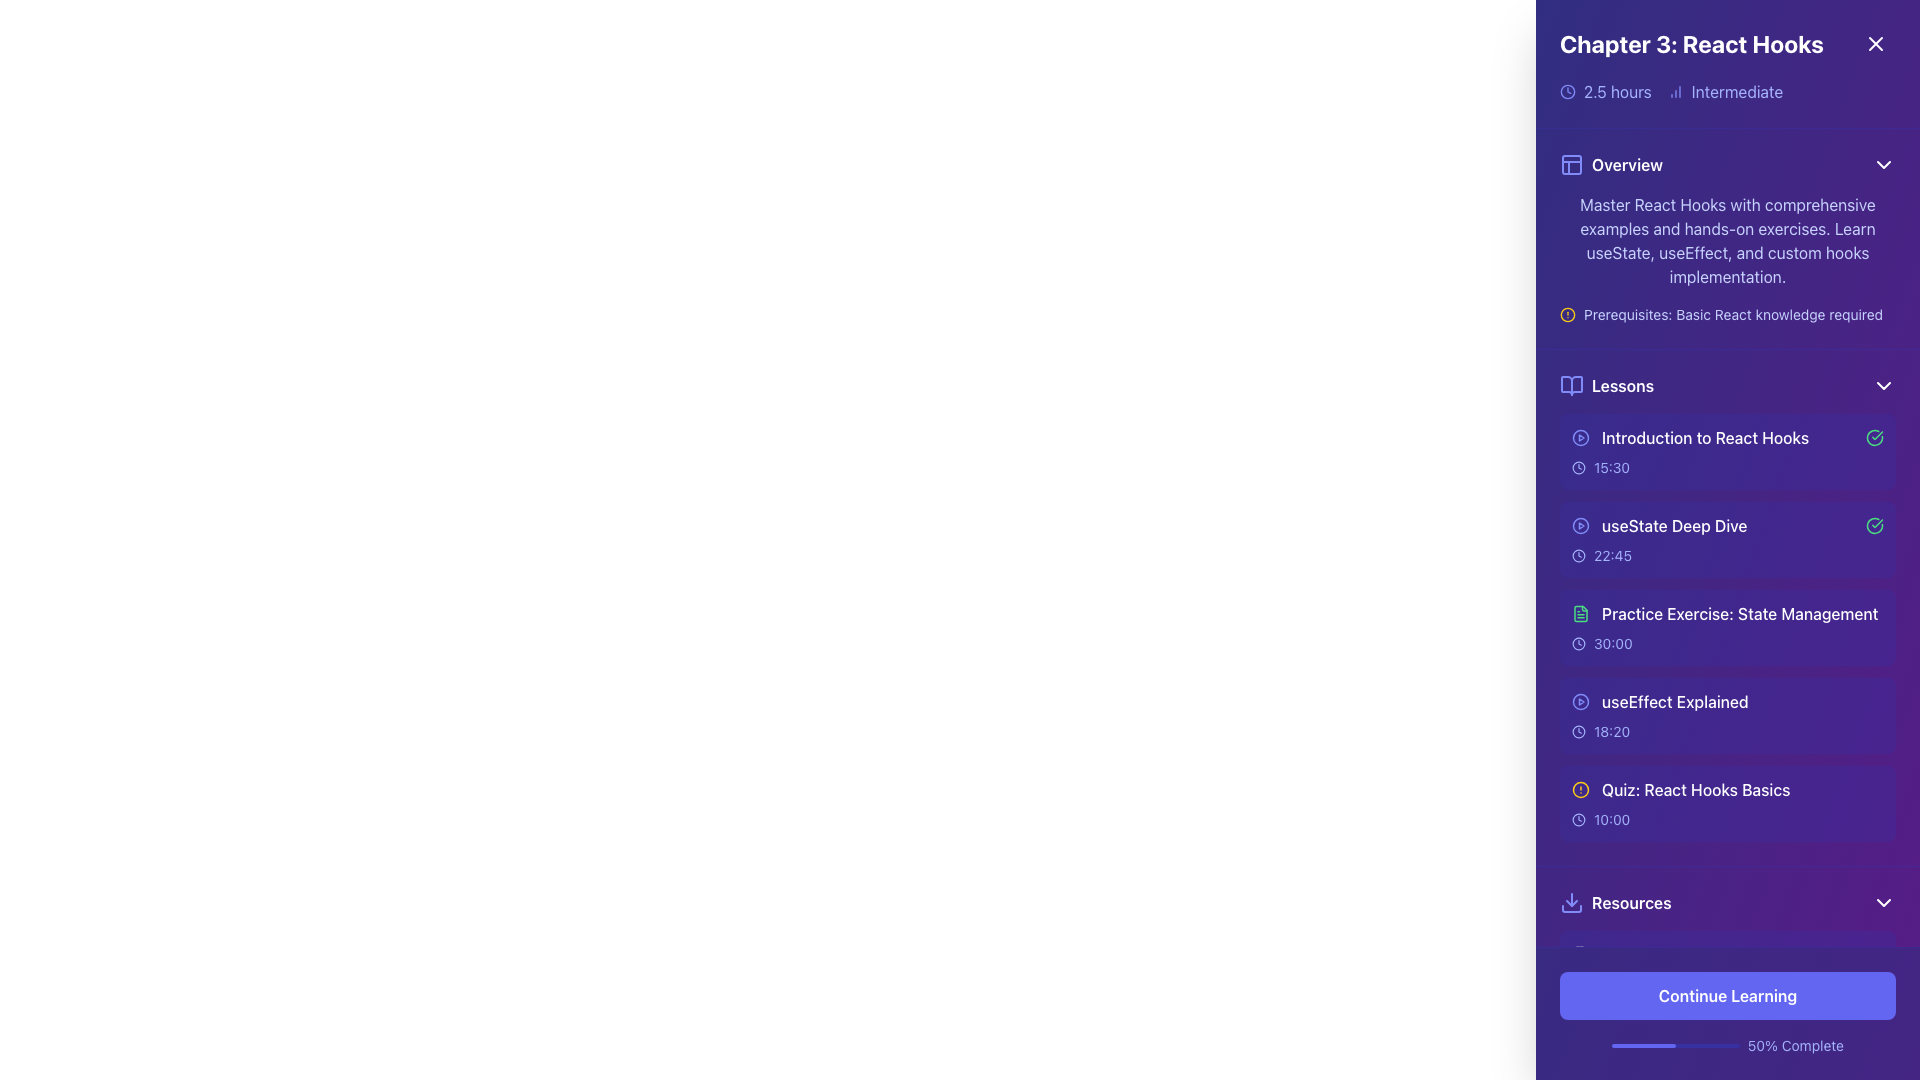 Image resolution: width=1920 pixels, height=1080 pixels. Describe the element at coordinates (1727, 239) in the screenshot. I see `the first text block in the 'Overview' section under 'Chapter 3: React Hooks', styled in lighter indigo color on a dark purple background, to enhance accessibility` at that location.